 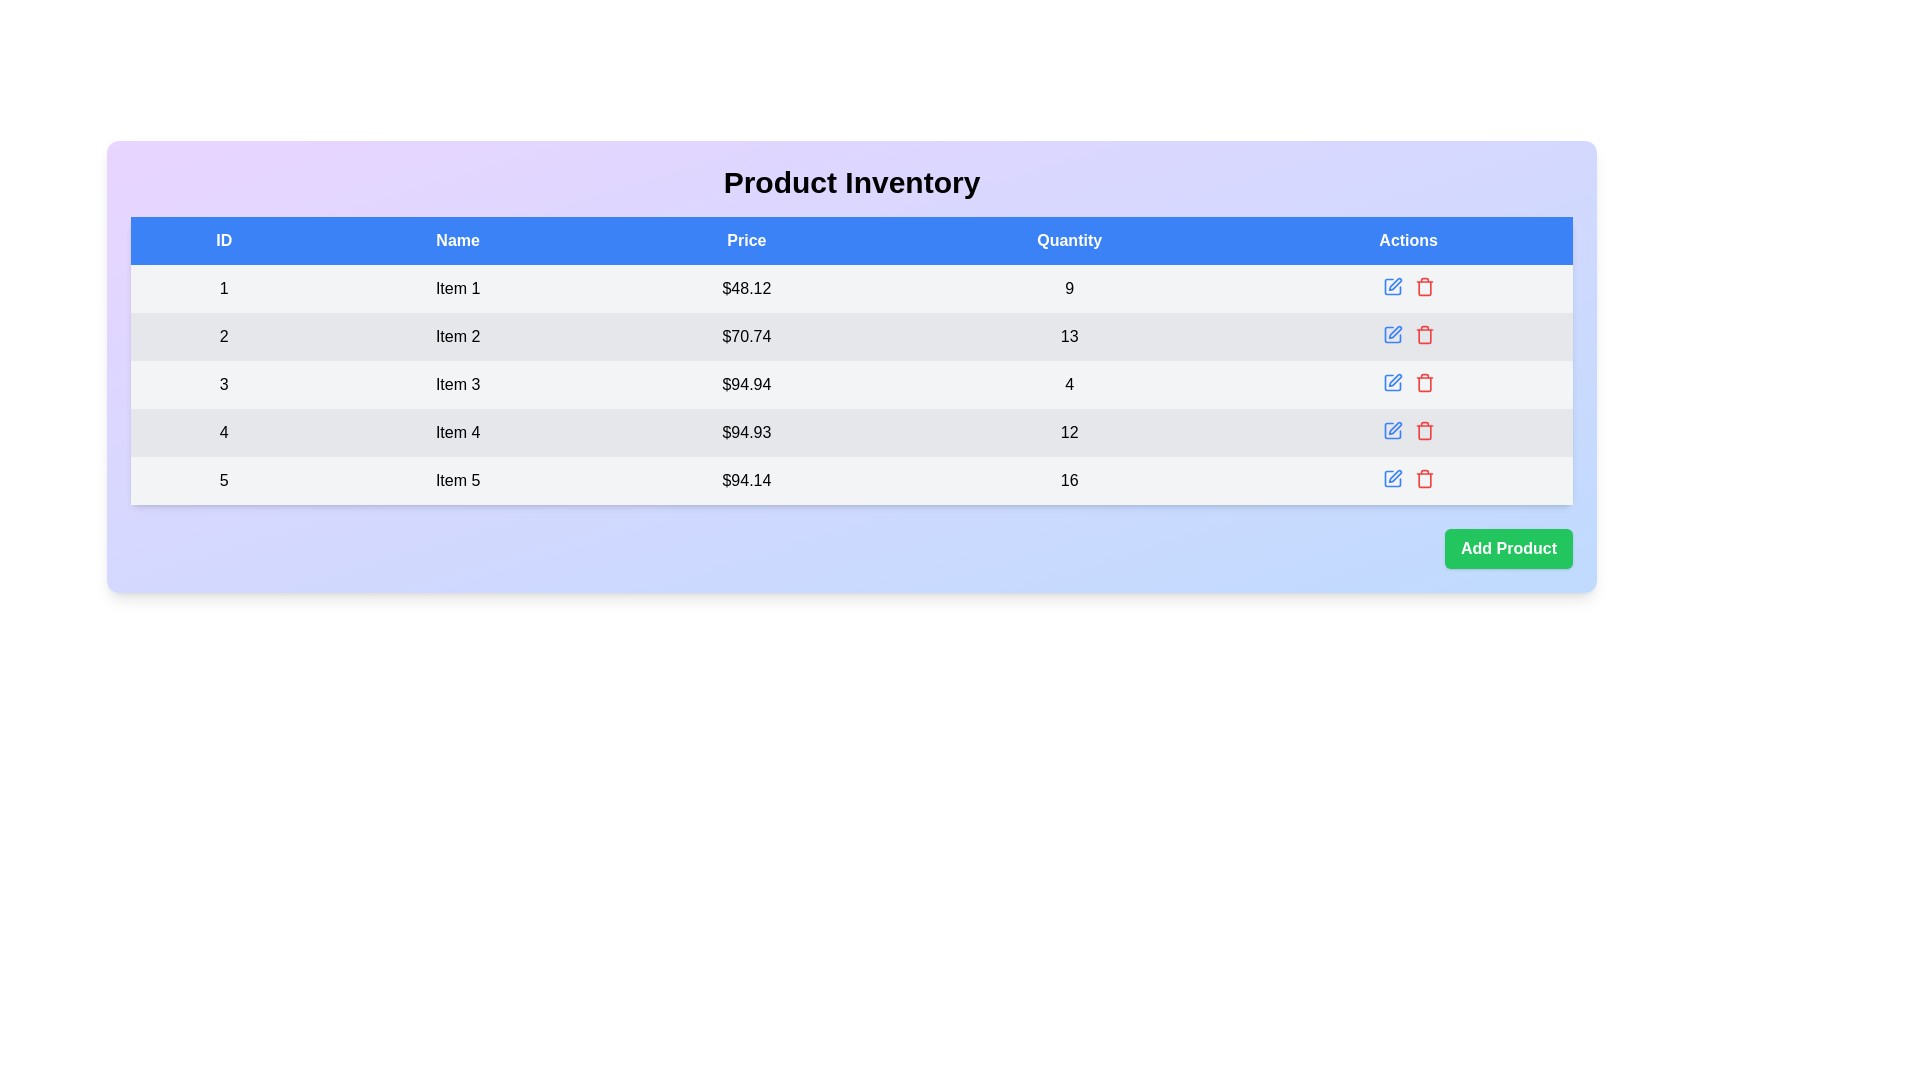 What do you see at coordinates (1068, 289) in the screenshot?
I see `the '9' text label in the 'Quantity' column of the first row in the product inventory table` at bounding box center [1068, 289].